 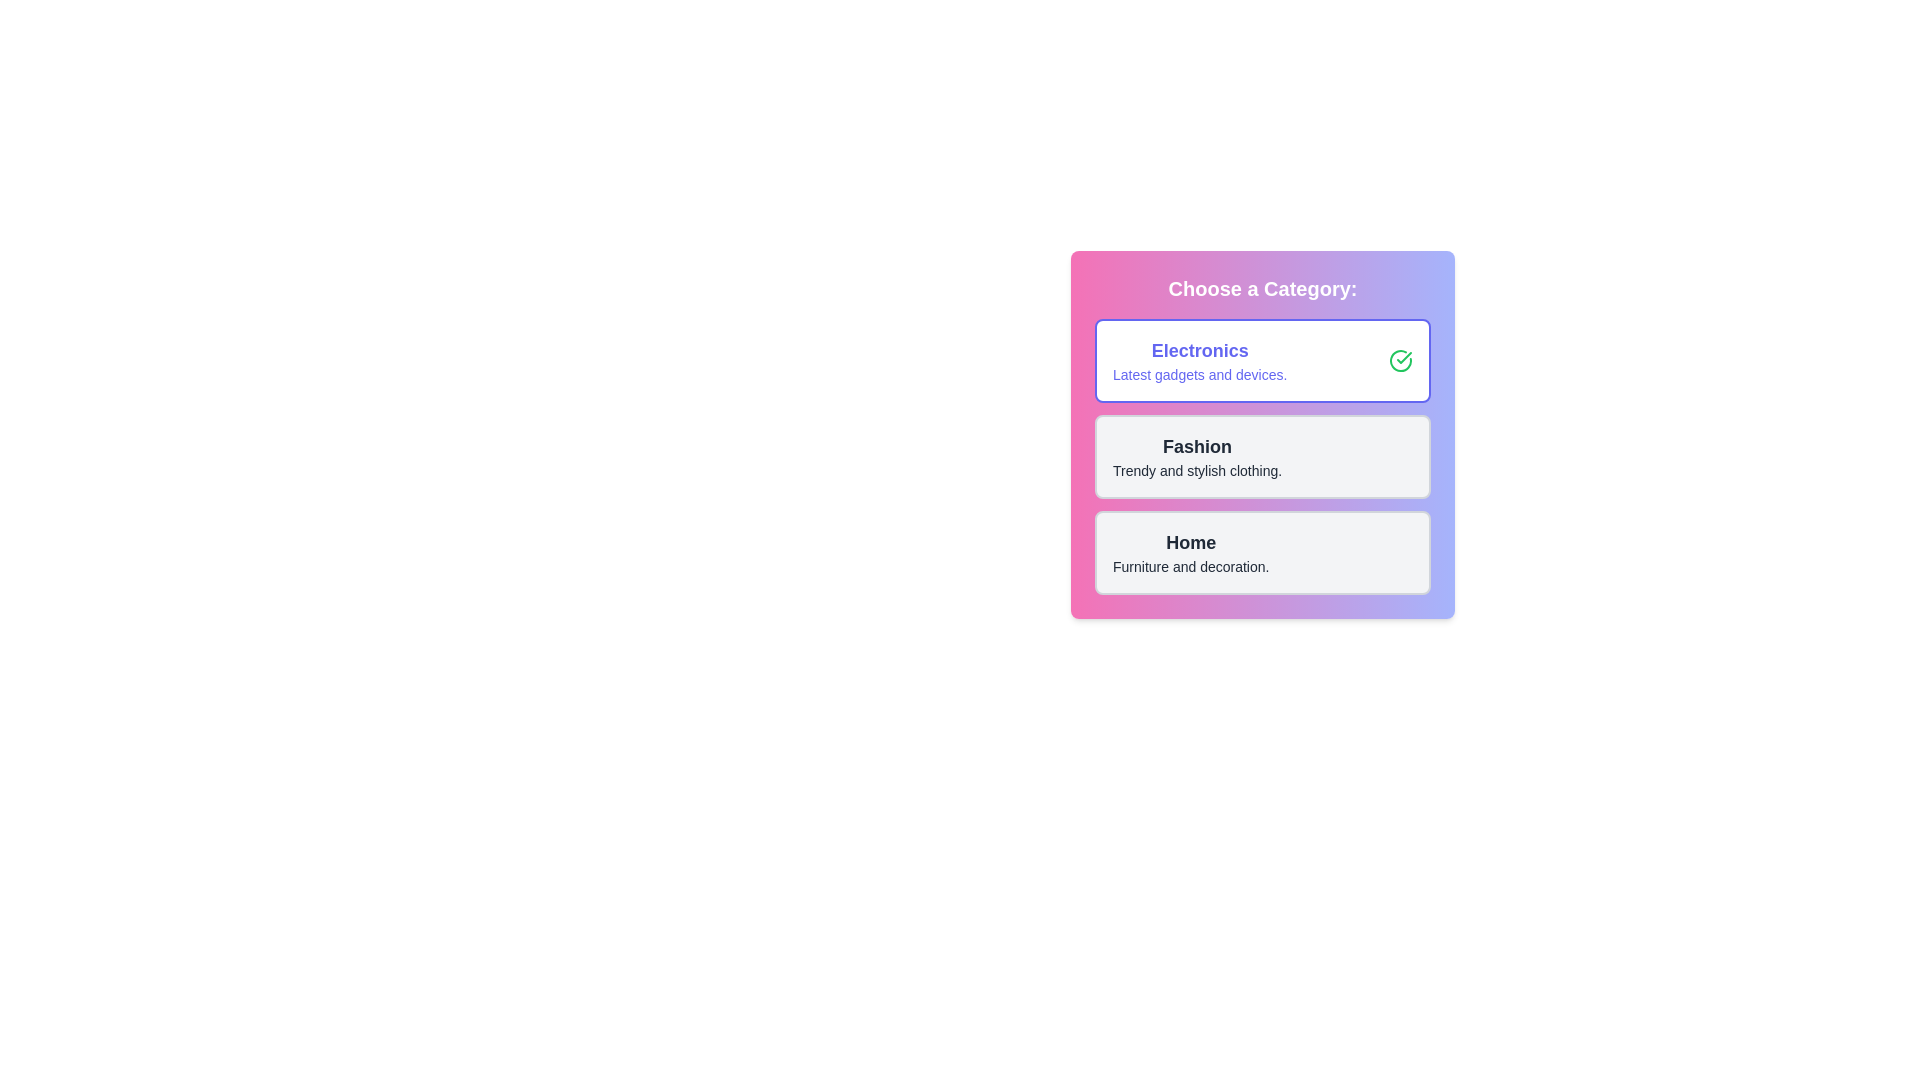 I want to click on the small green checkmark icon next to the text 'Electronics', which indicates a validation or selection state, so click(x=1403, y=357).